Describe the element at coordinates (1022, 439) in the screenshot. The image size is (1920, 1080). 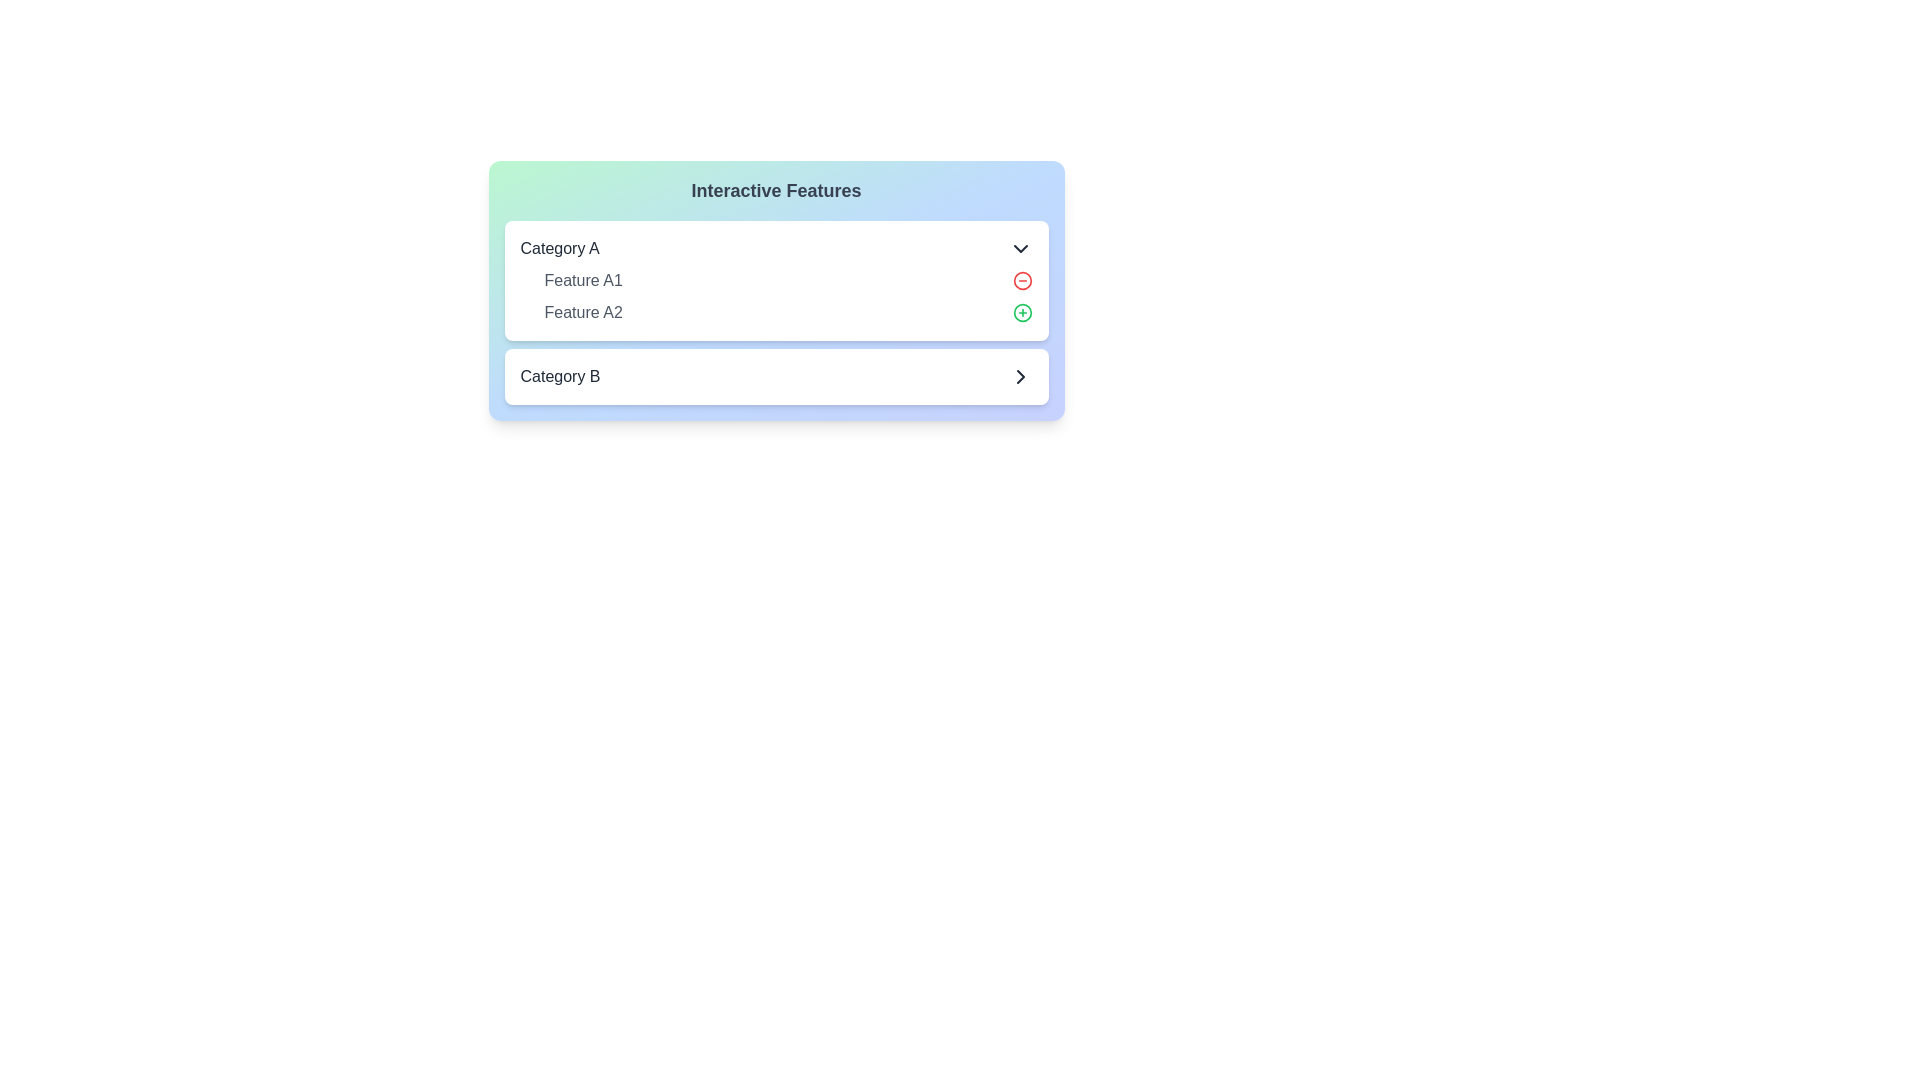
I see `the green circle with a 'plus' indication located in the bottom-right corner of the 'Interactive Features' section` at that location.